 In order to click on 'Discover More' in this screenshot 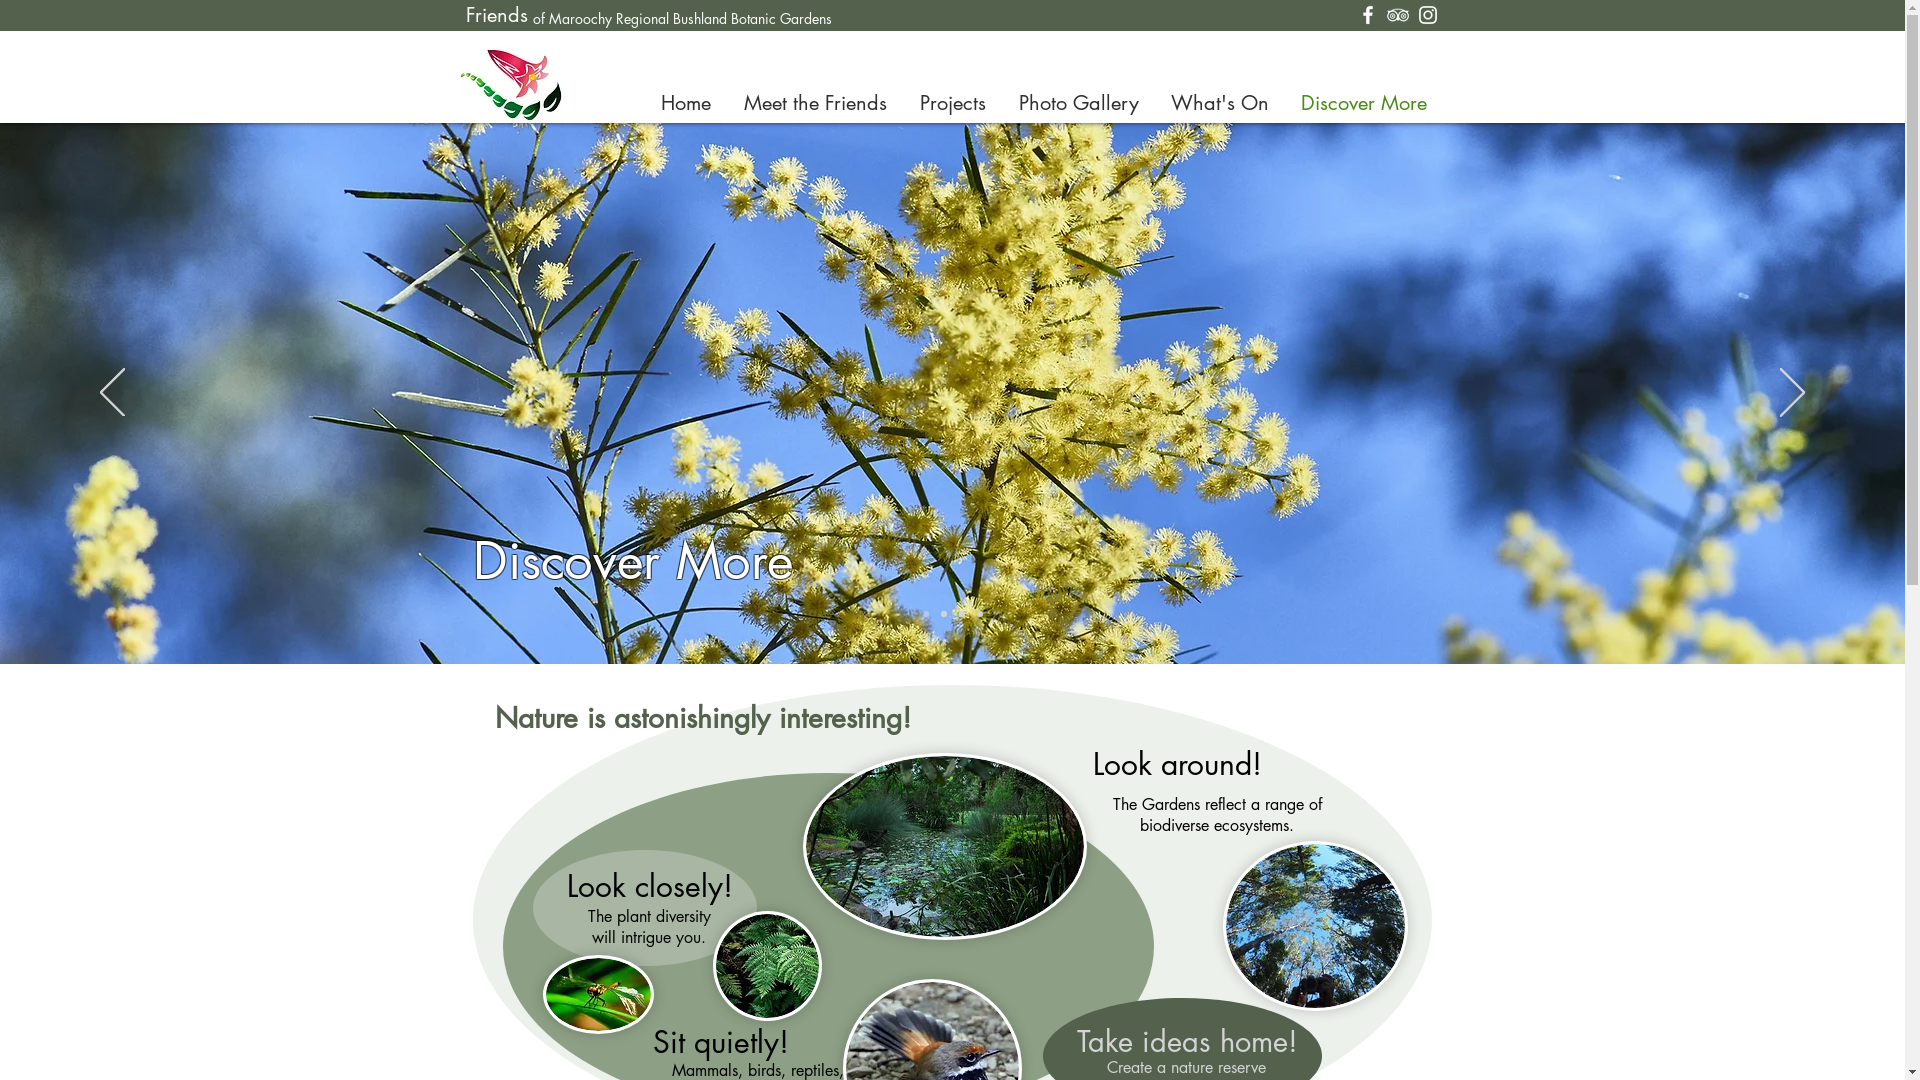, I will do `click(1362, 103)`.